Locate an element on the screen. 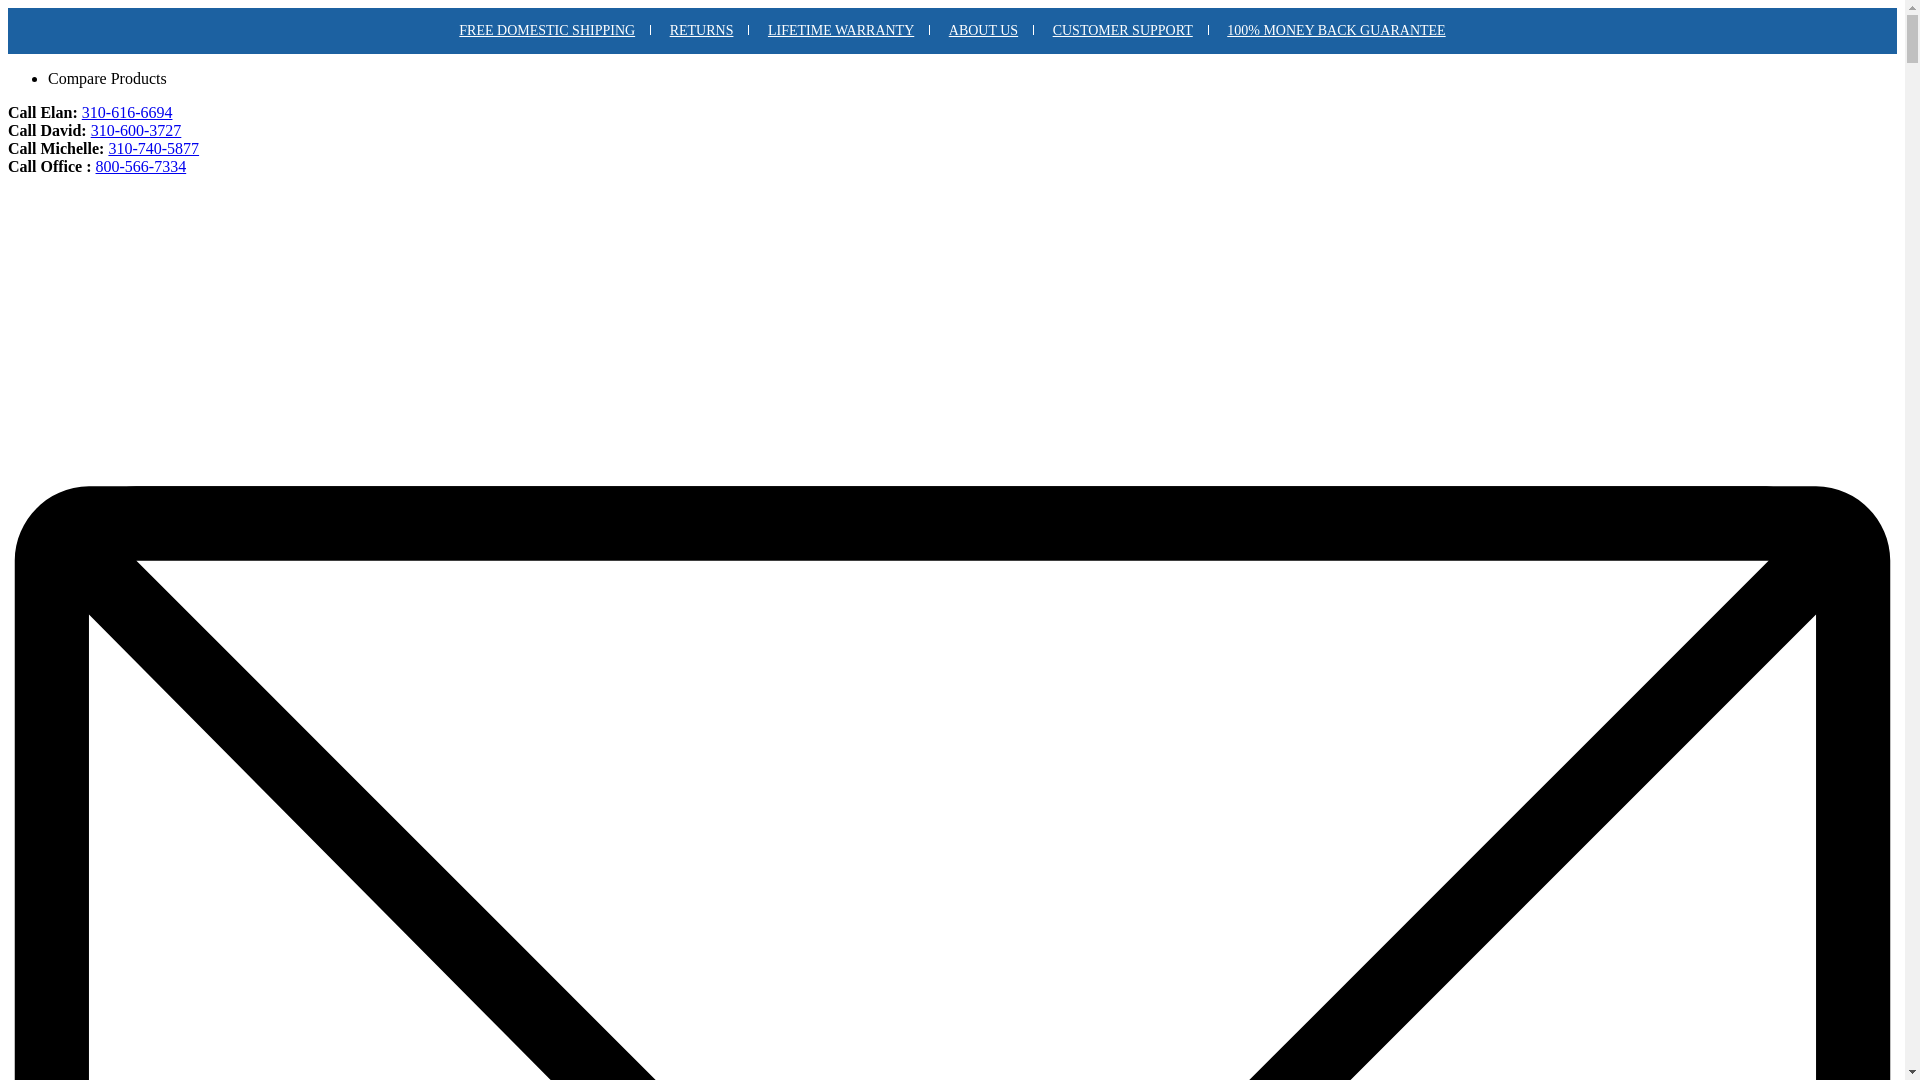 This screenshot has width=1920, height=1080. '310-740-5877' is located at coordinates (107, 147).